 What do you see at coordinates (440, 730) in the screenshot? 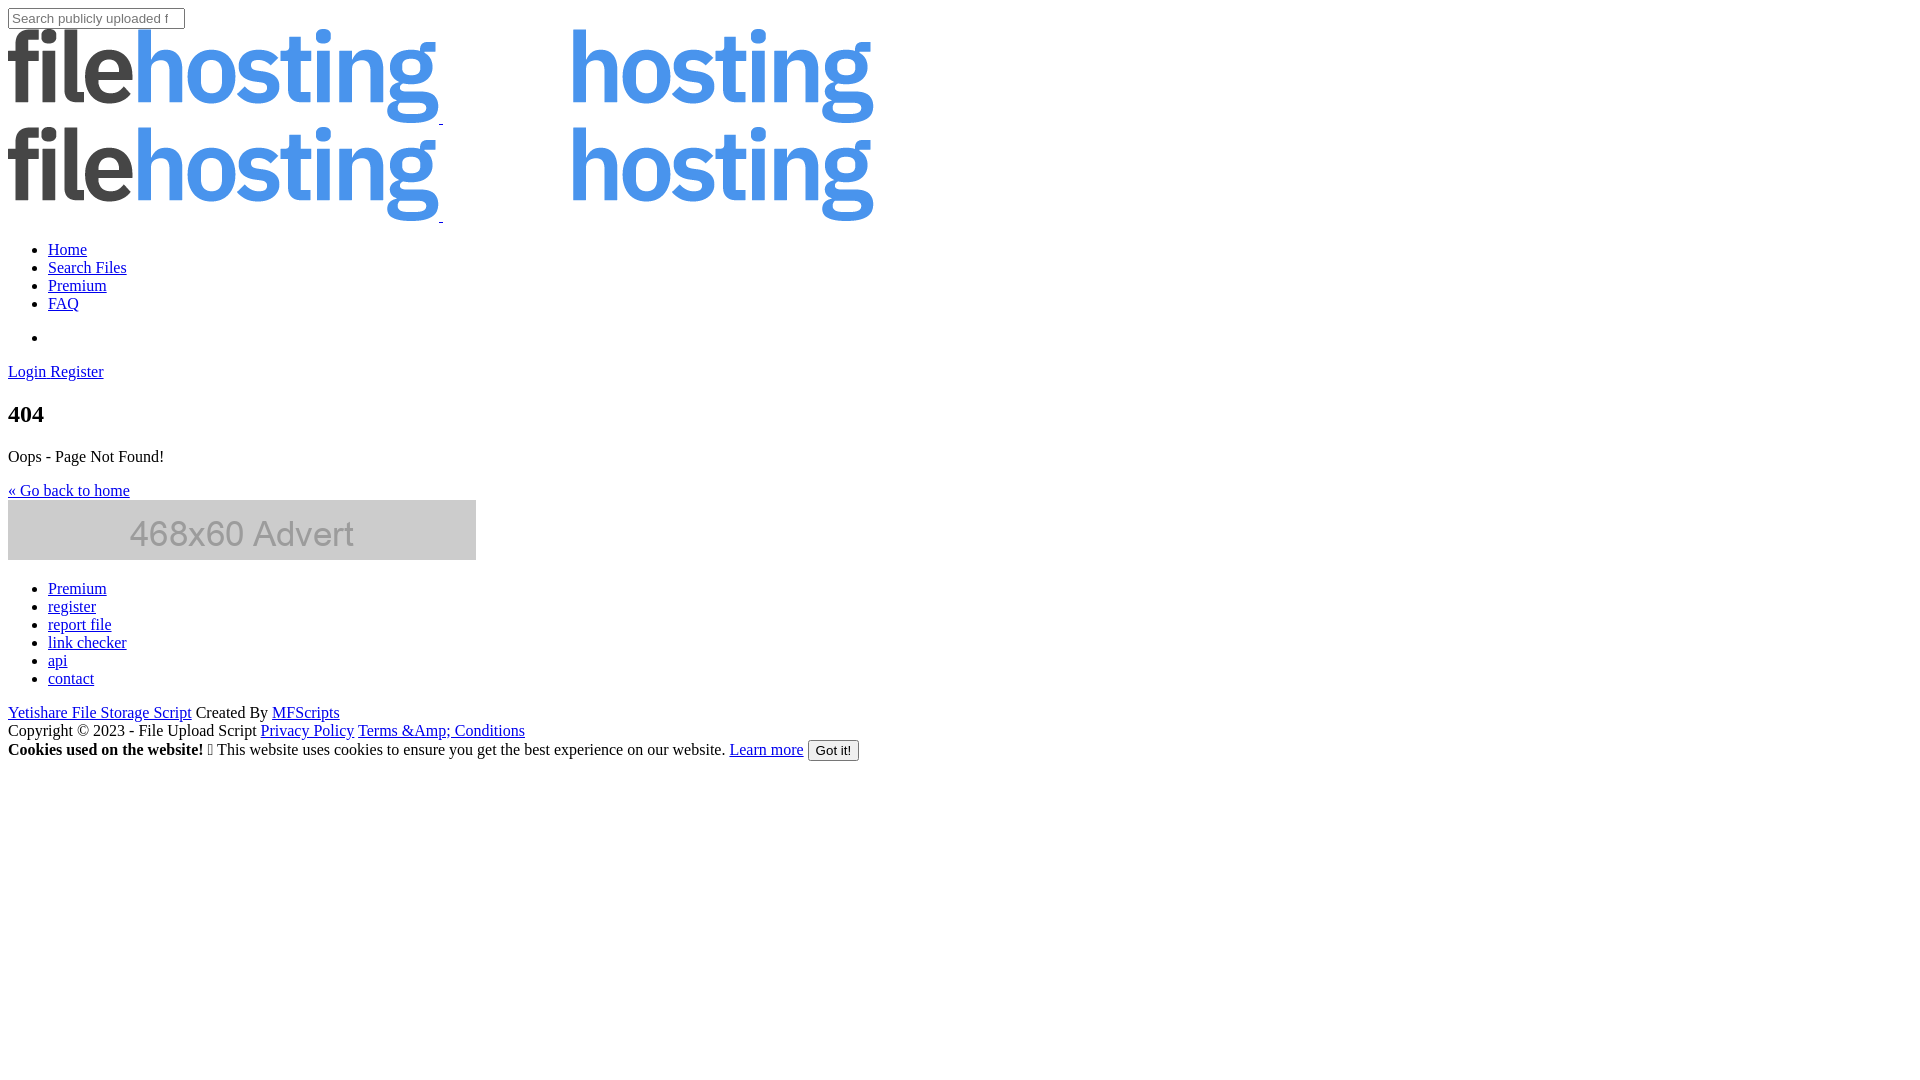
I see `'Terms &Amp; Conditions'` at bounding box center [440, 730].